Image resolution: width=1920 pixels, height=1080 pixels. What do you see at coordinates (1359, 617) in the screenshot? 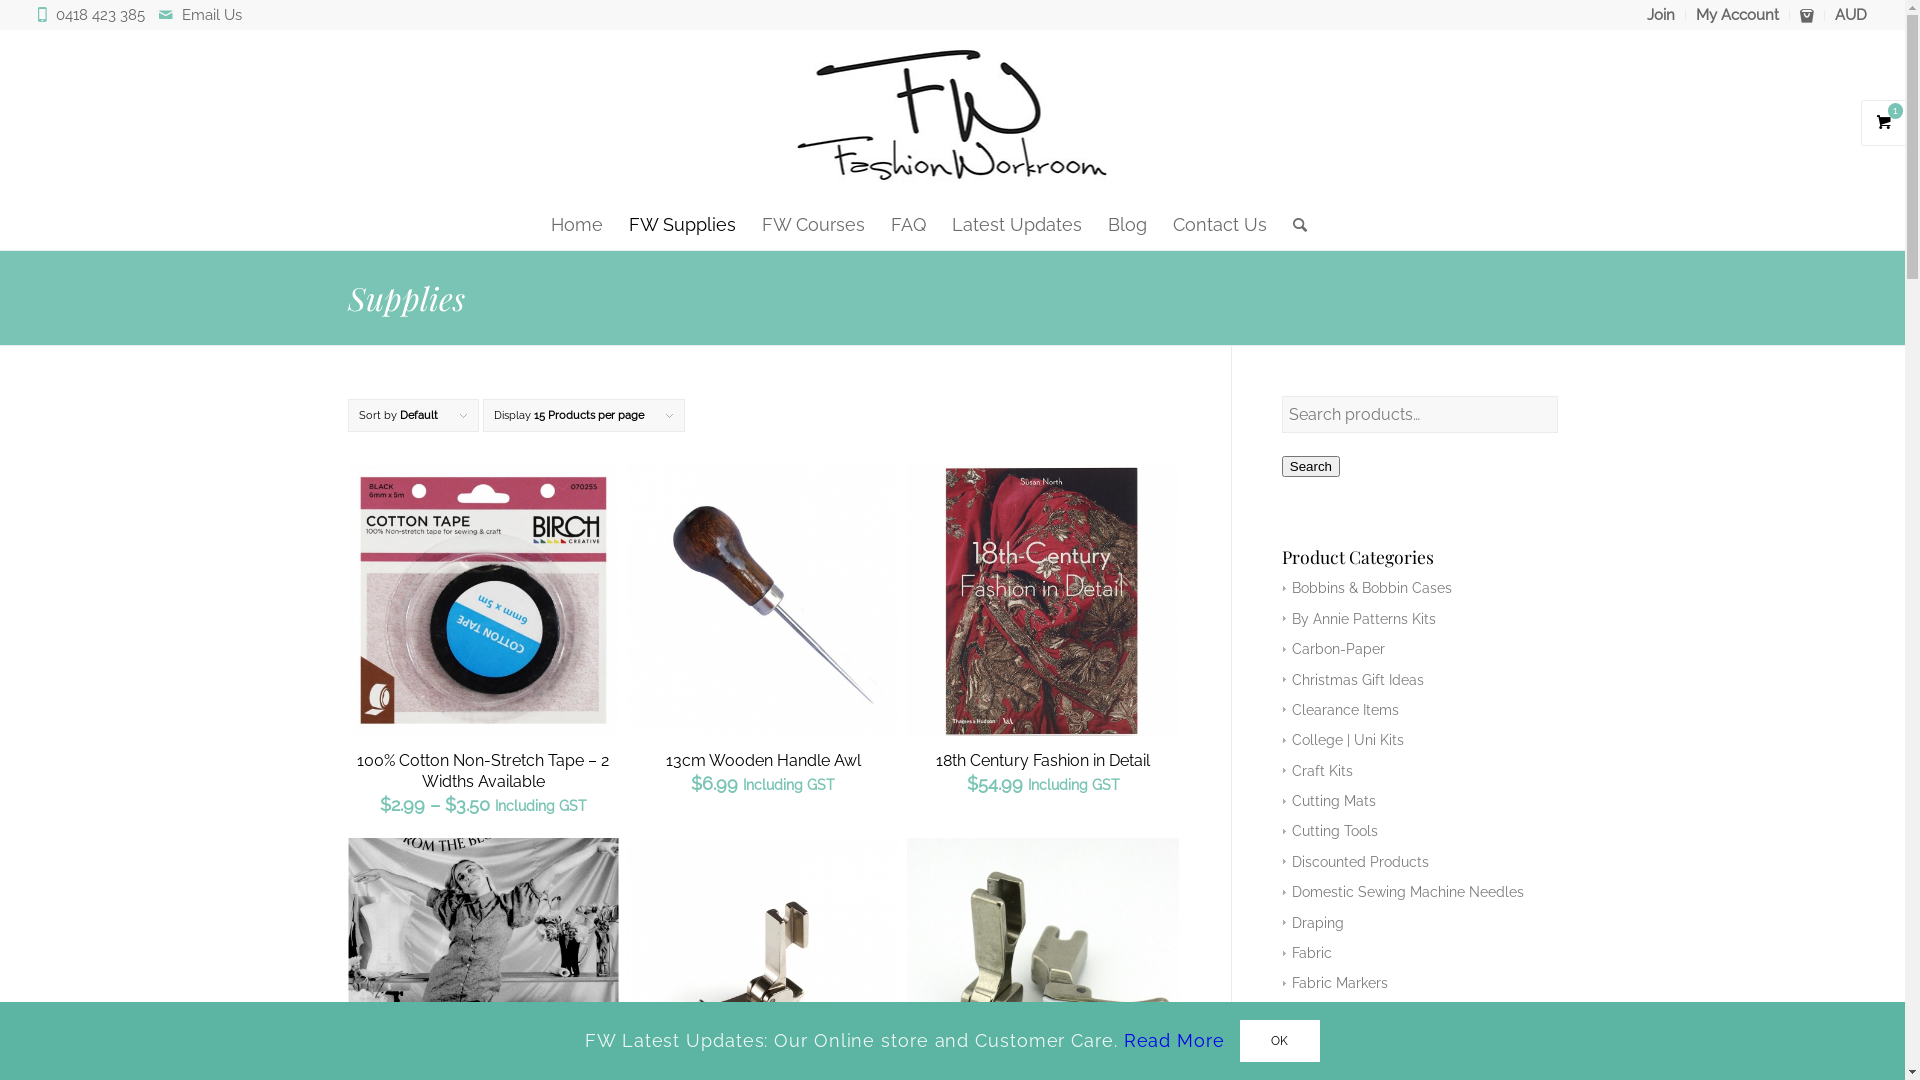
I see `'By Annie Patterns Kits'` at bounding box center [1359, 617].